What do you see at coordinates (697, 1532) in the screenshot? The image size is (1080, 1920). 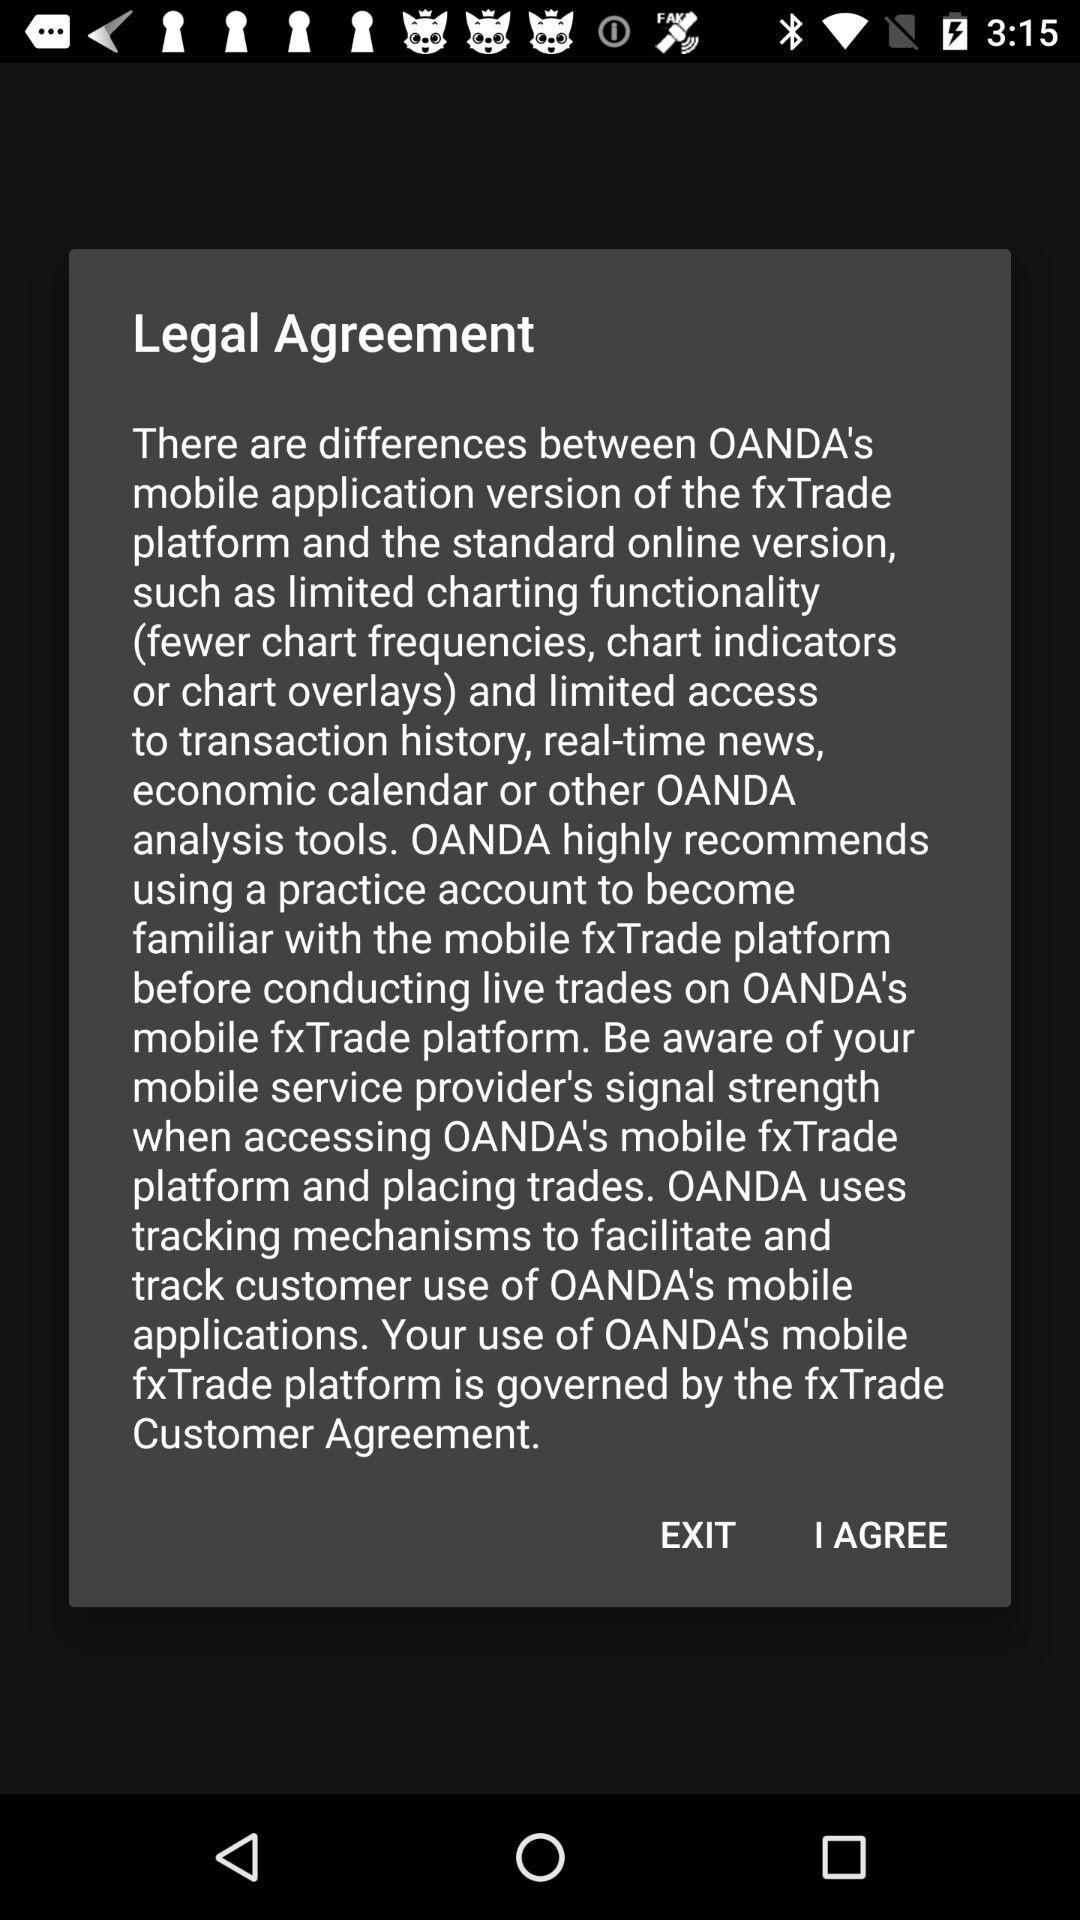 I see `icon to the left of the i agree button` at bounding box center [697, 1532].